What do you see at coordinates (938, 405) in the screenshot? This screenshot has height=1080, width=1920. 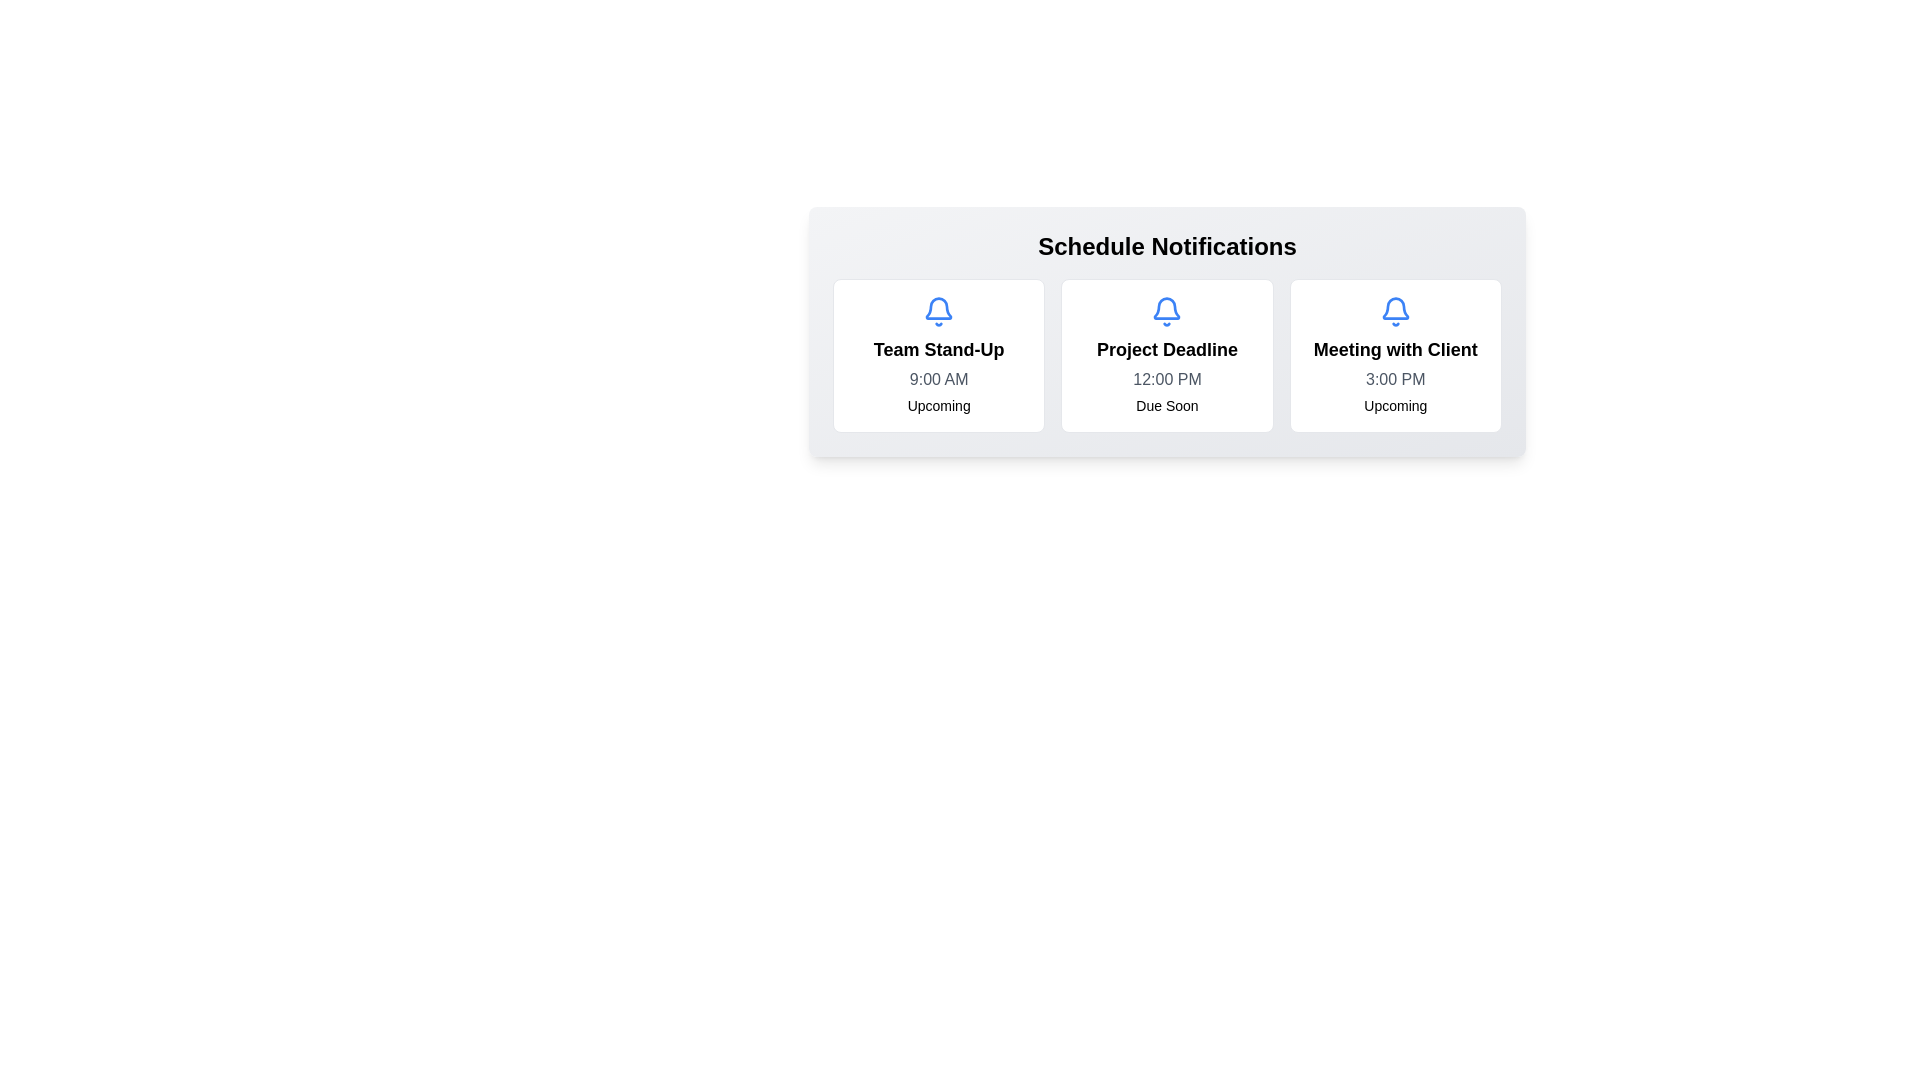 I see `the text label displaying 'Upcoming' with green text color, located at the bottom of the card layout under 'Team Stand-Up' and '9:00 AM'` at bounding box center [938, 405].